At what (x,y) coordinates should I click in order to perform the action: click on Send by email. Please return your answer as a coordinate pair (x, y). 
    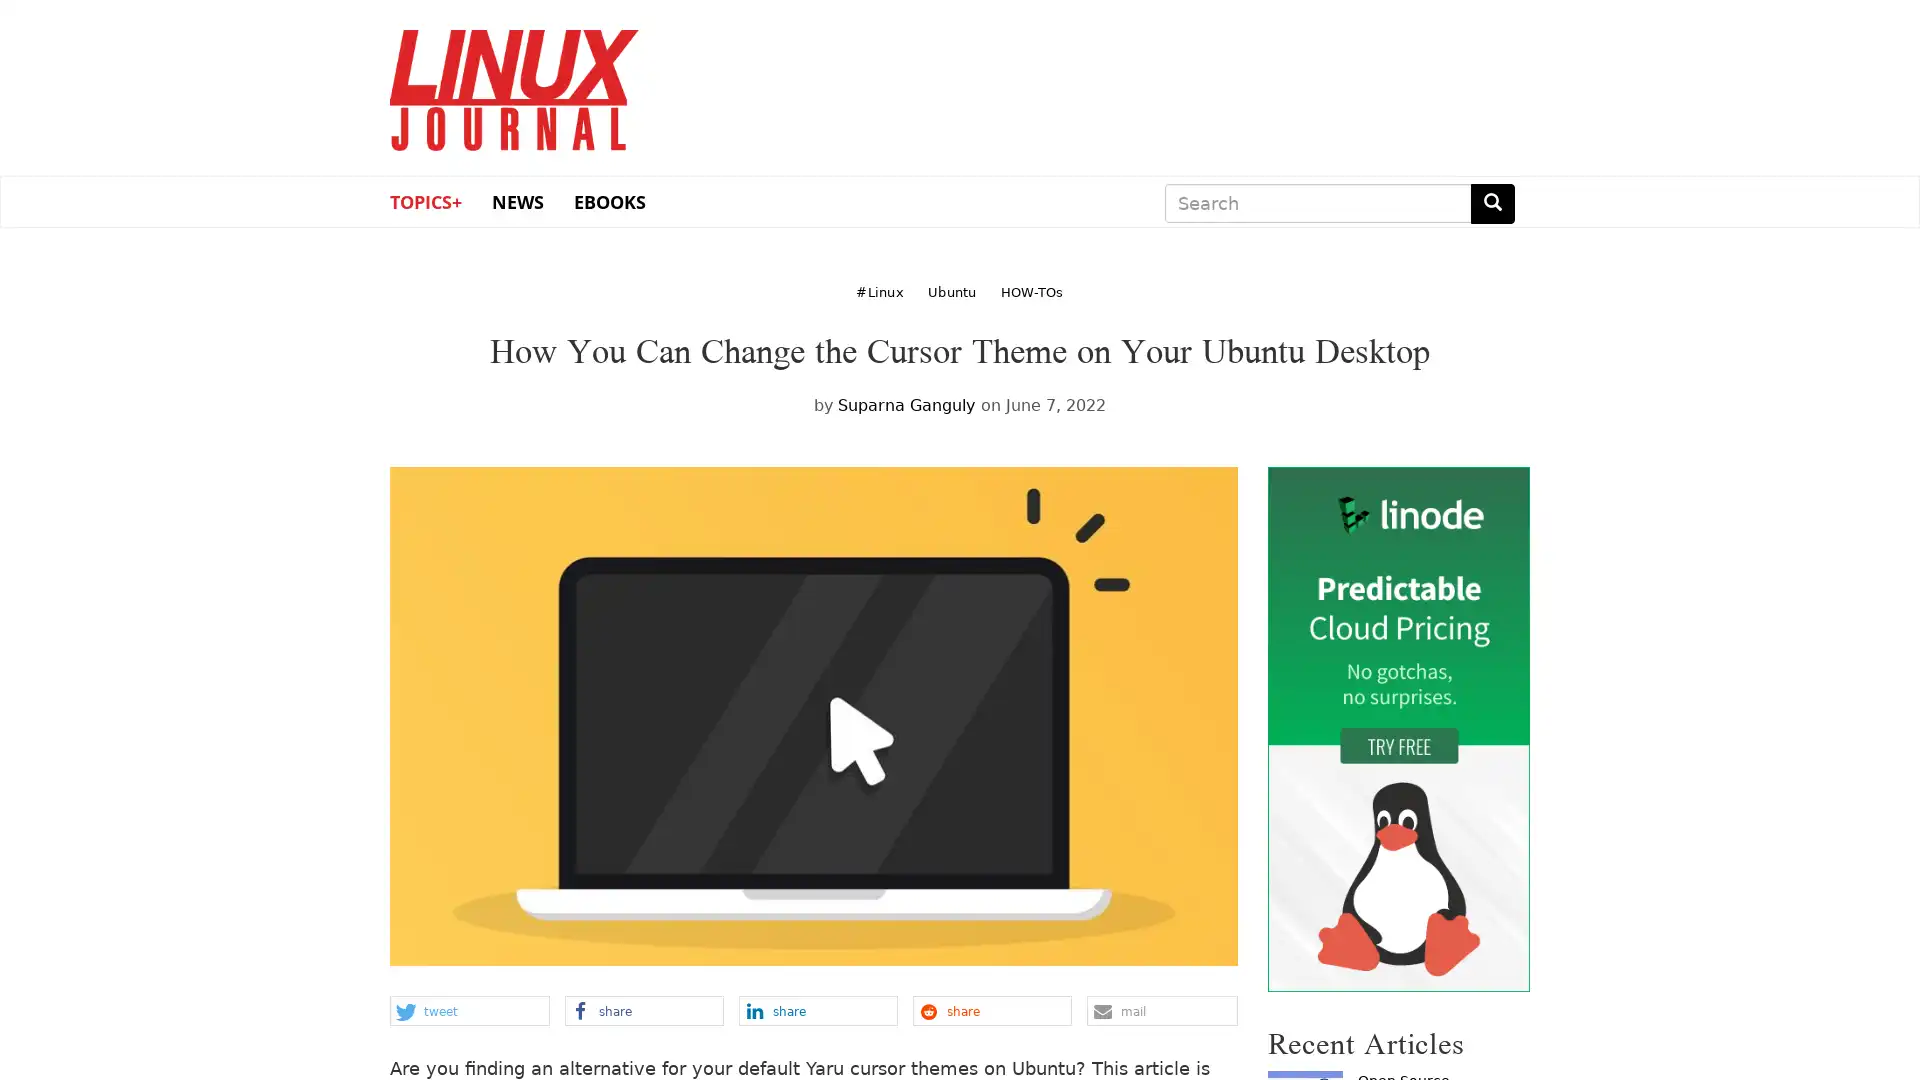
    Looking at the image, I should click on (1161, 1010).